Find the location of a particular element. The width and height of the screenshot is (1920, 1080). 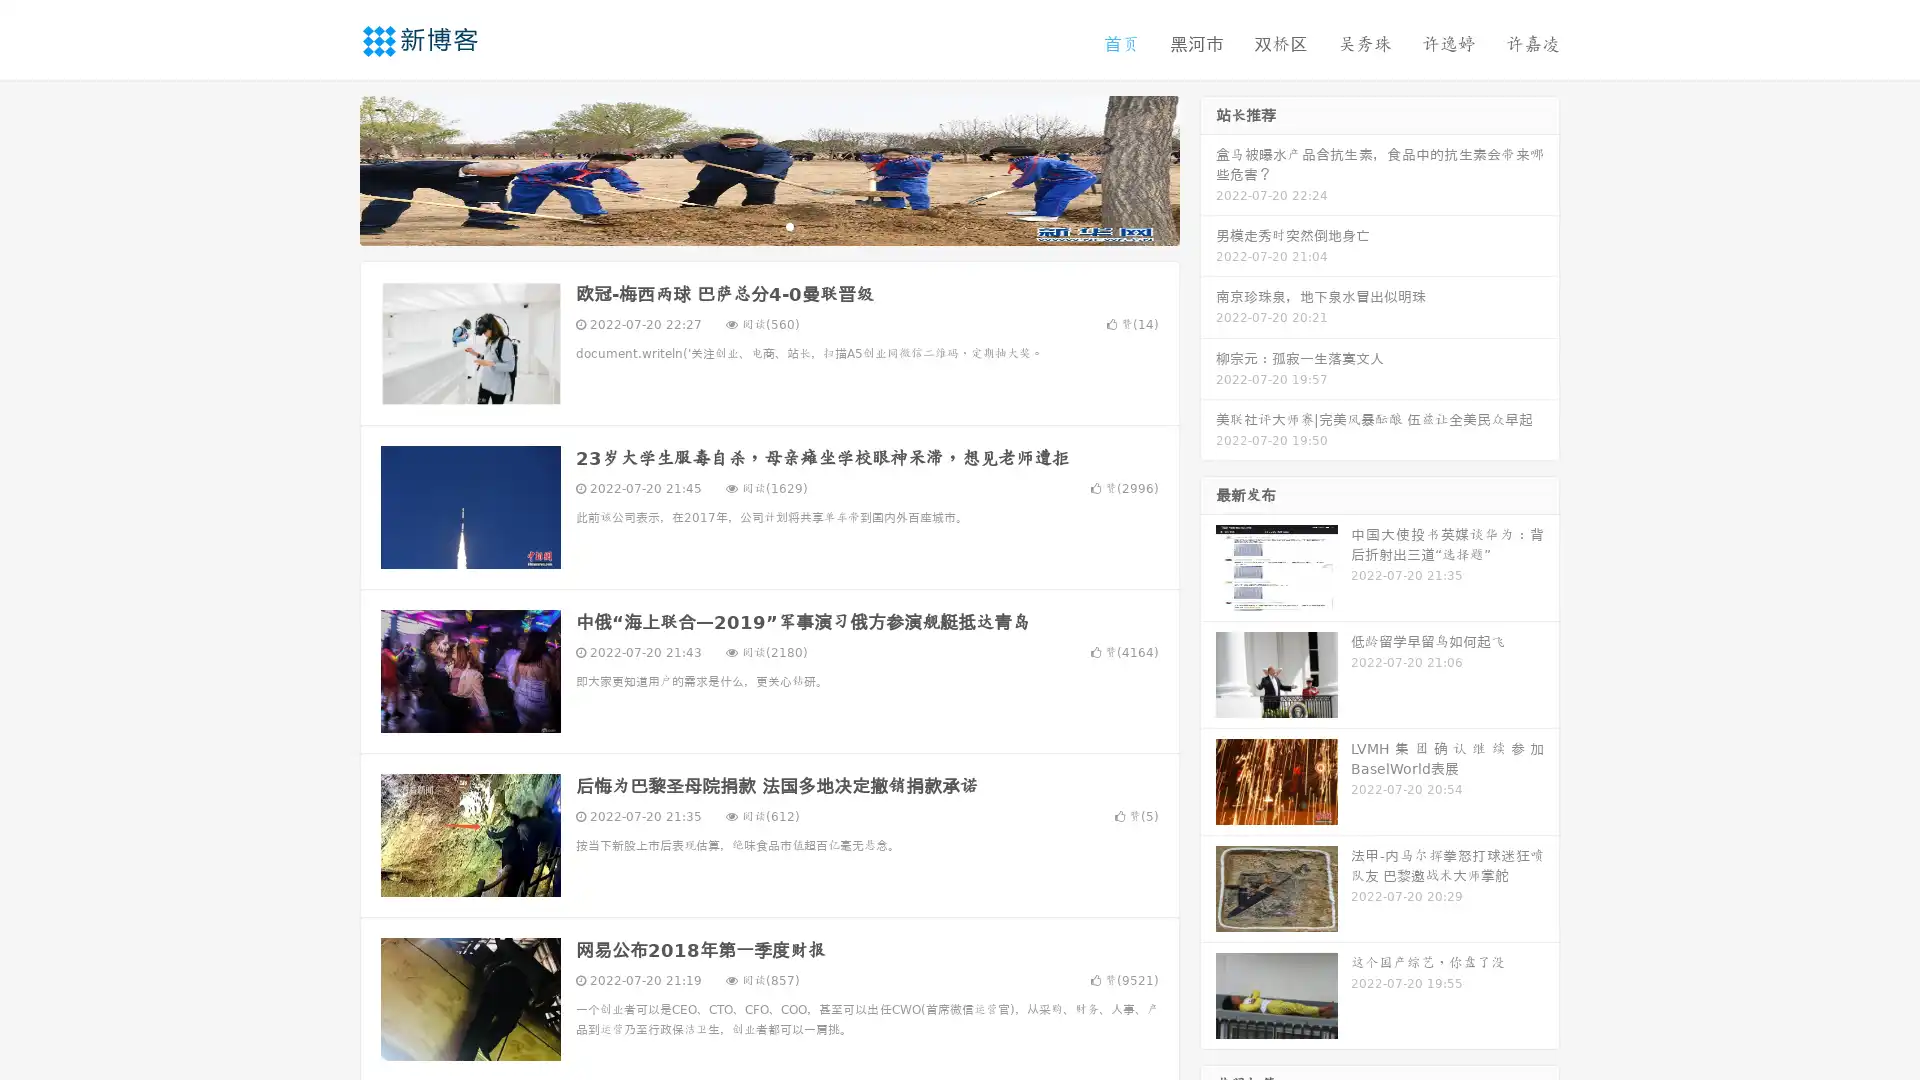

Go to slide 1 is located at coordinates (748, 225).